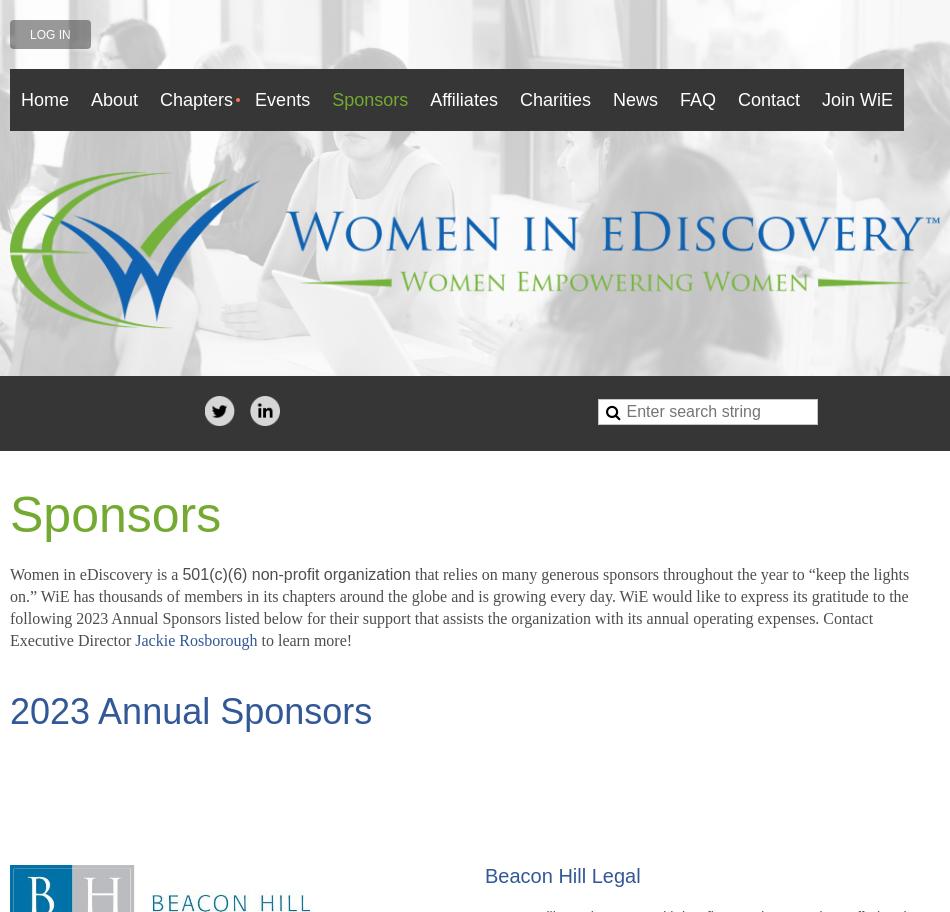 The width and height of the screenshot is (950, 912). I want to click on 'Contact', so click(767, 99).